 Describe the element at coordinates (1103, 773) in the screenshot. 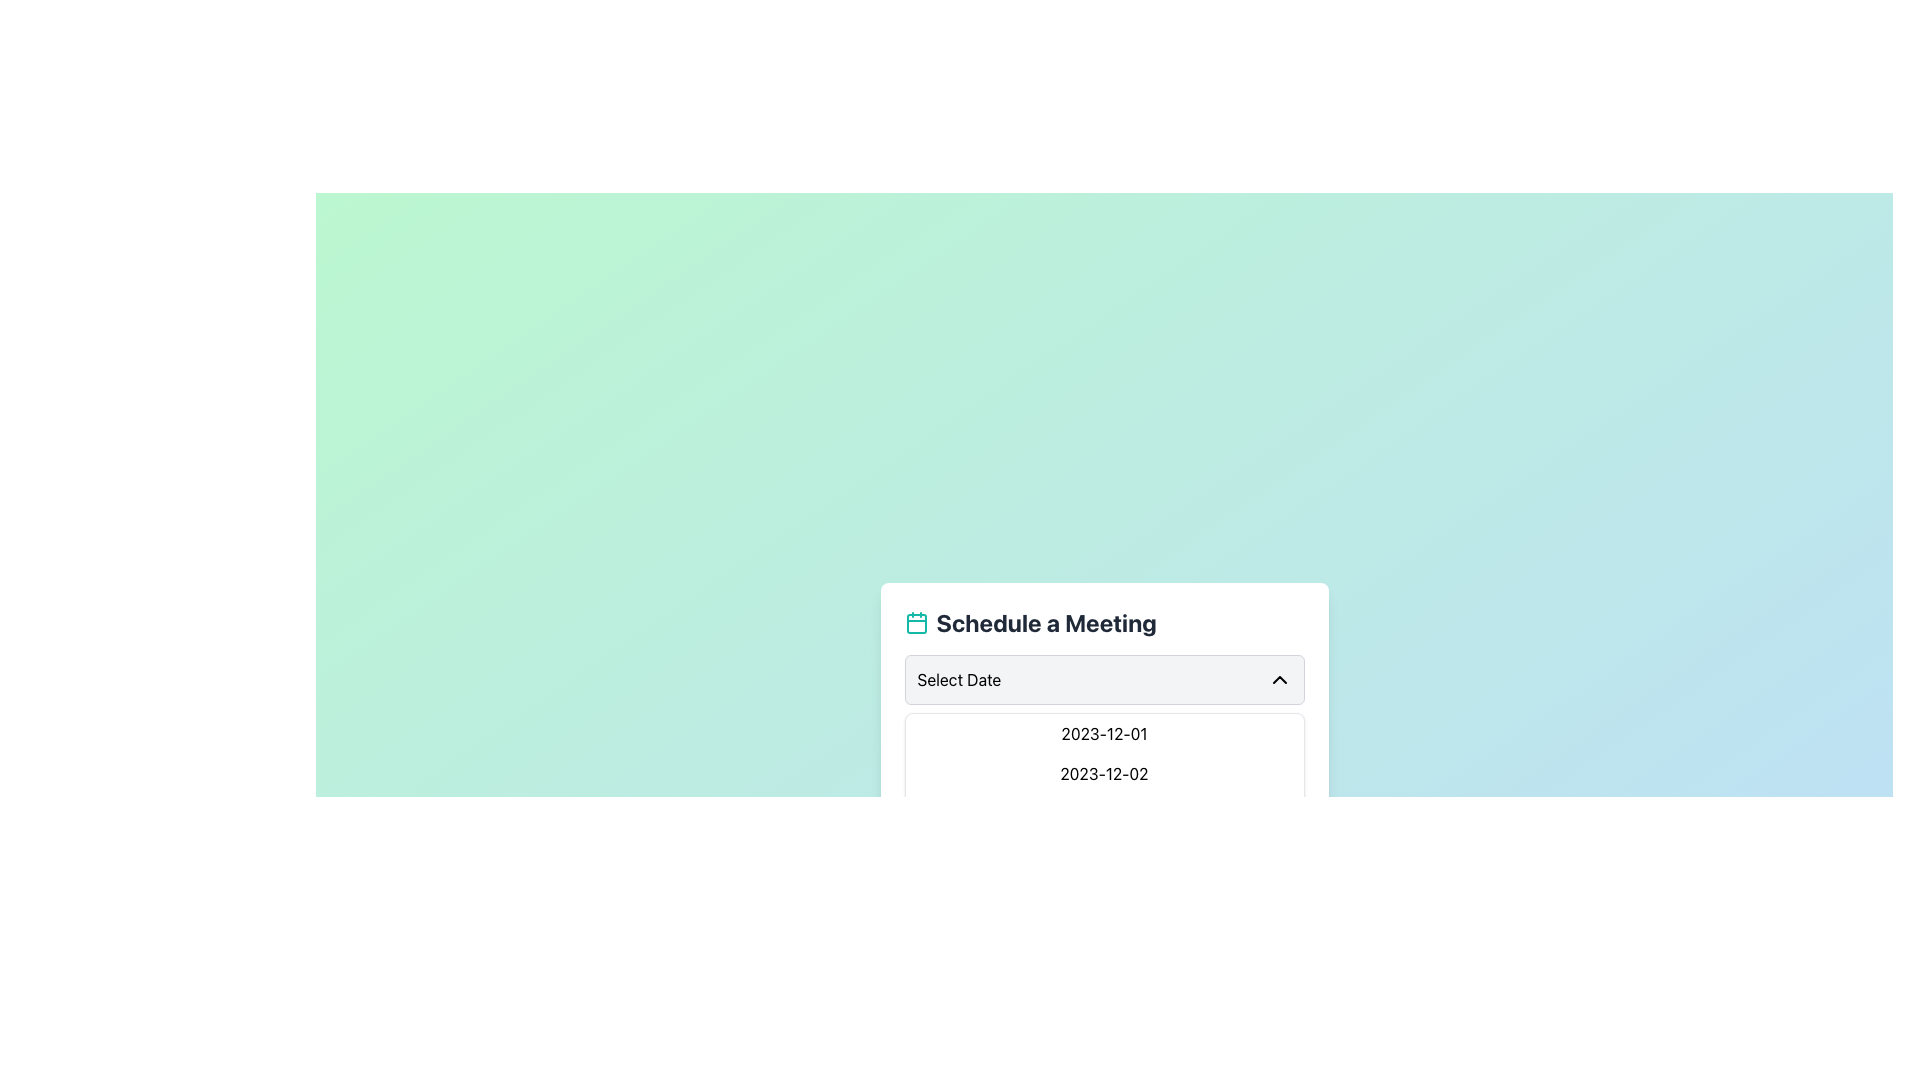

I see `the selectable list item displaying the date '2023-12-02'` at that location.